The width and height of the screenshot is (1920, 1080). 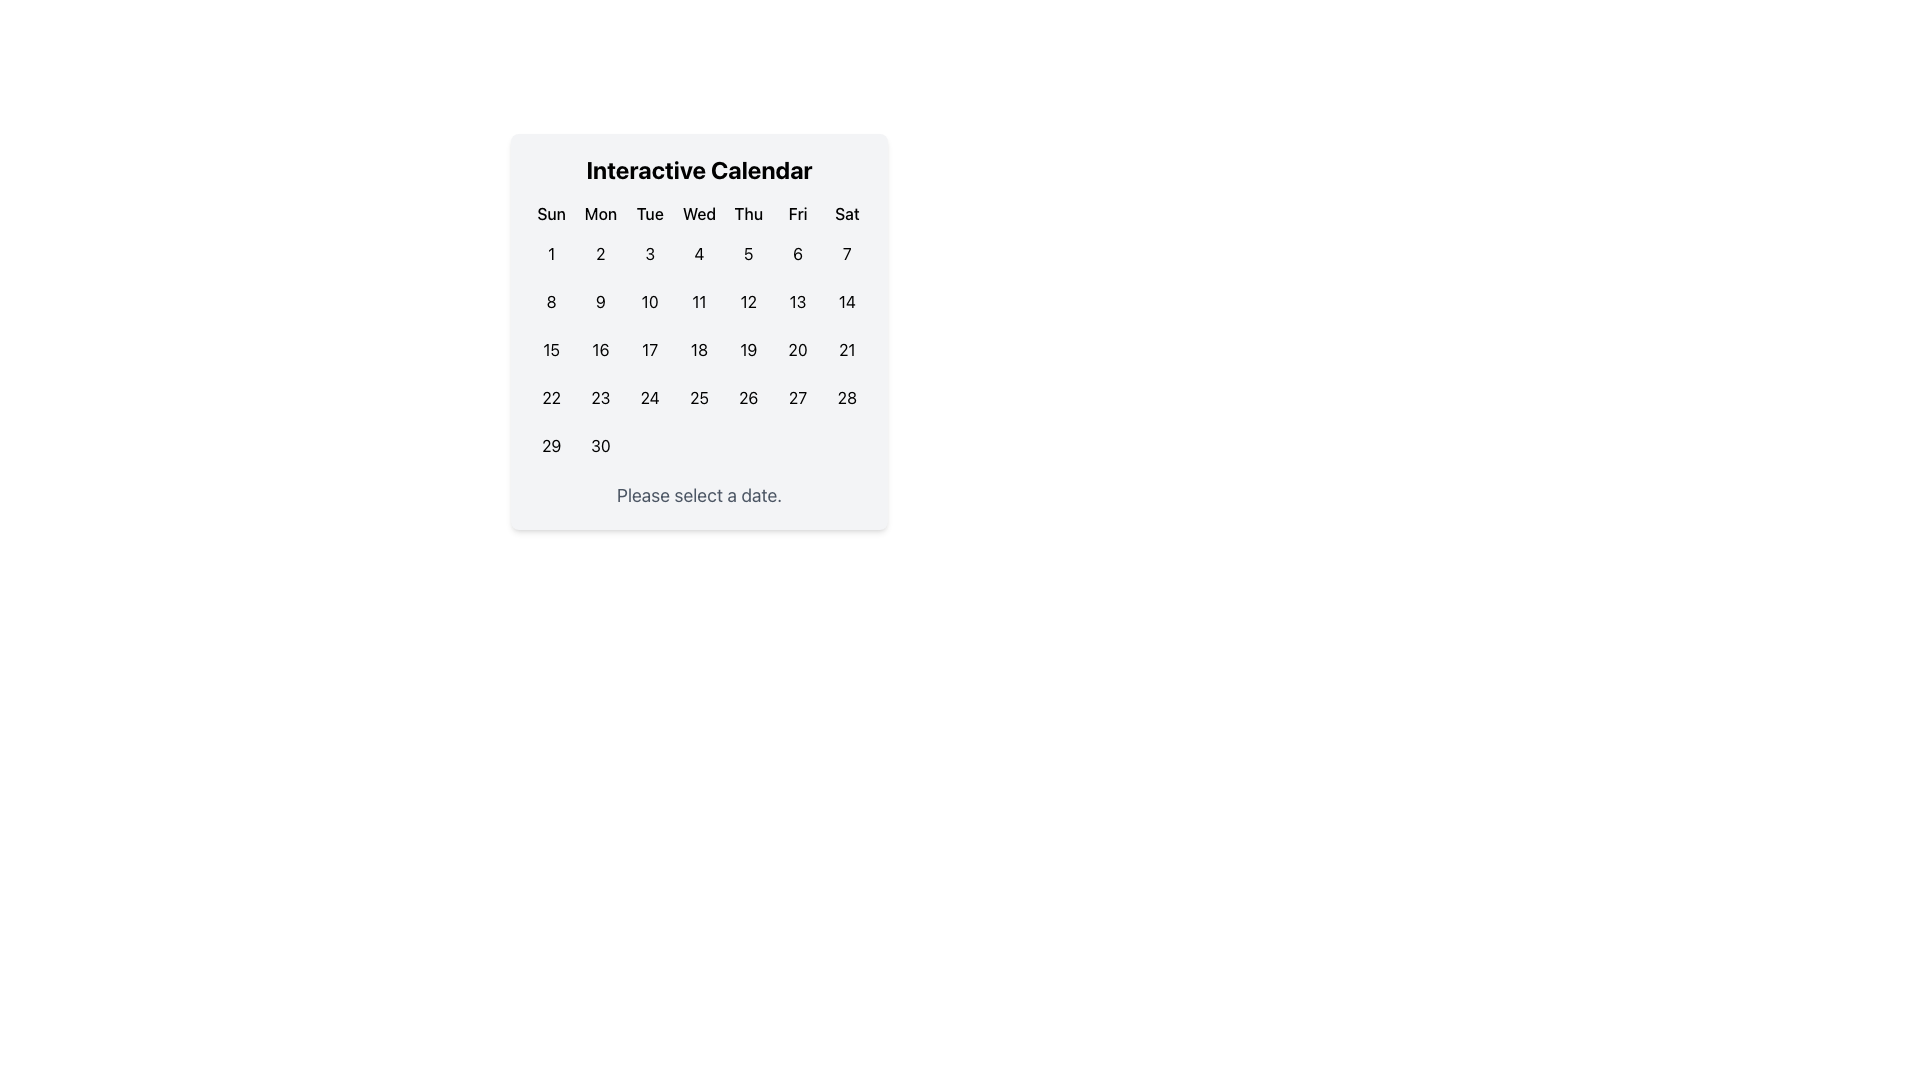 What do you see at coordinates (599, 445) in the screenshot?
I see `the square button with rounded corners and a light gray background that contains the number '30' in black font` at bounding box center [599, 445].